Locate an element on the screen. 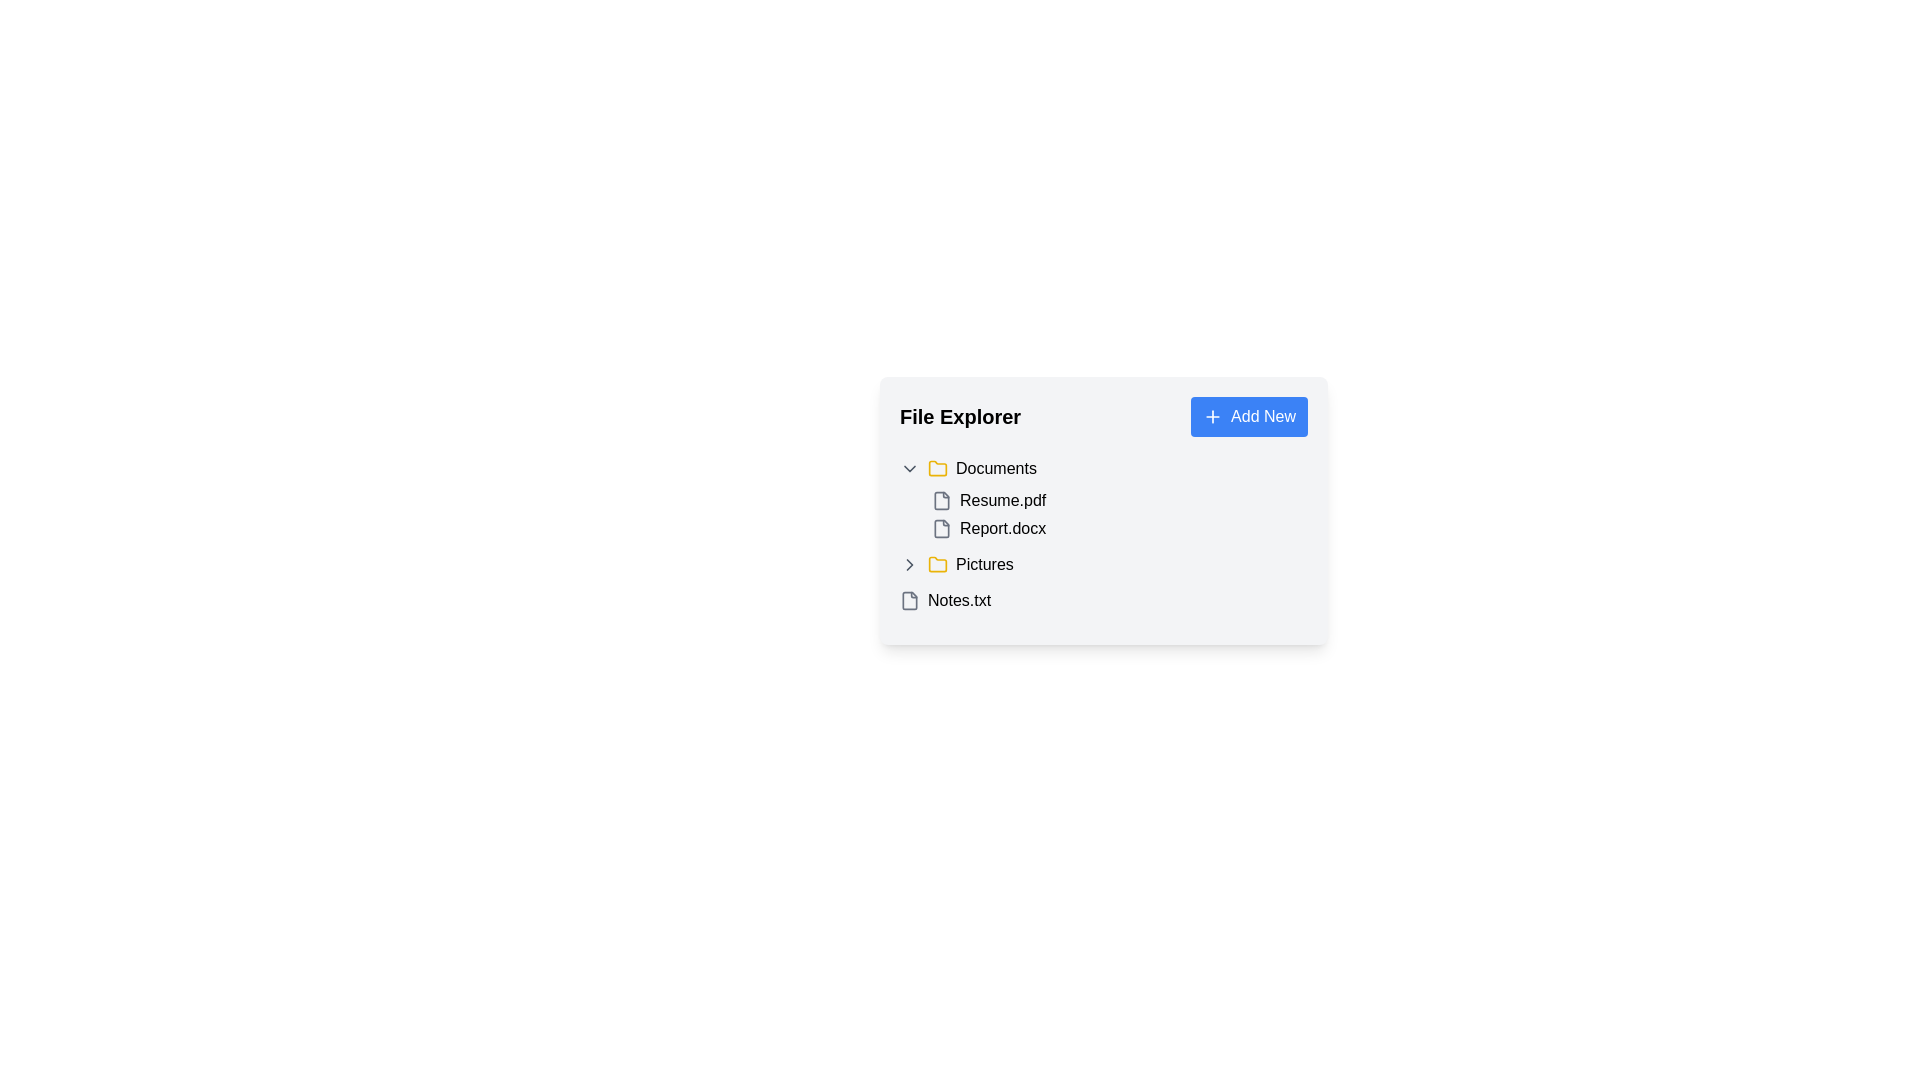  the Toggle icon (chevron-down) for the 'Documents' folder is located at coordinates (909, 469).